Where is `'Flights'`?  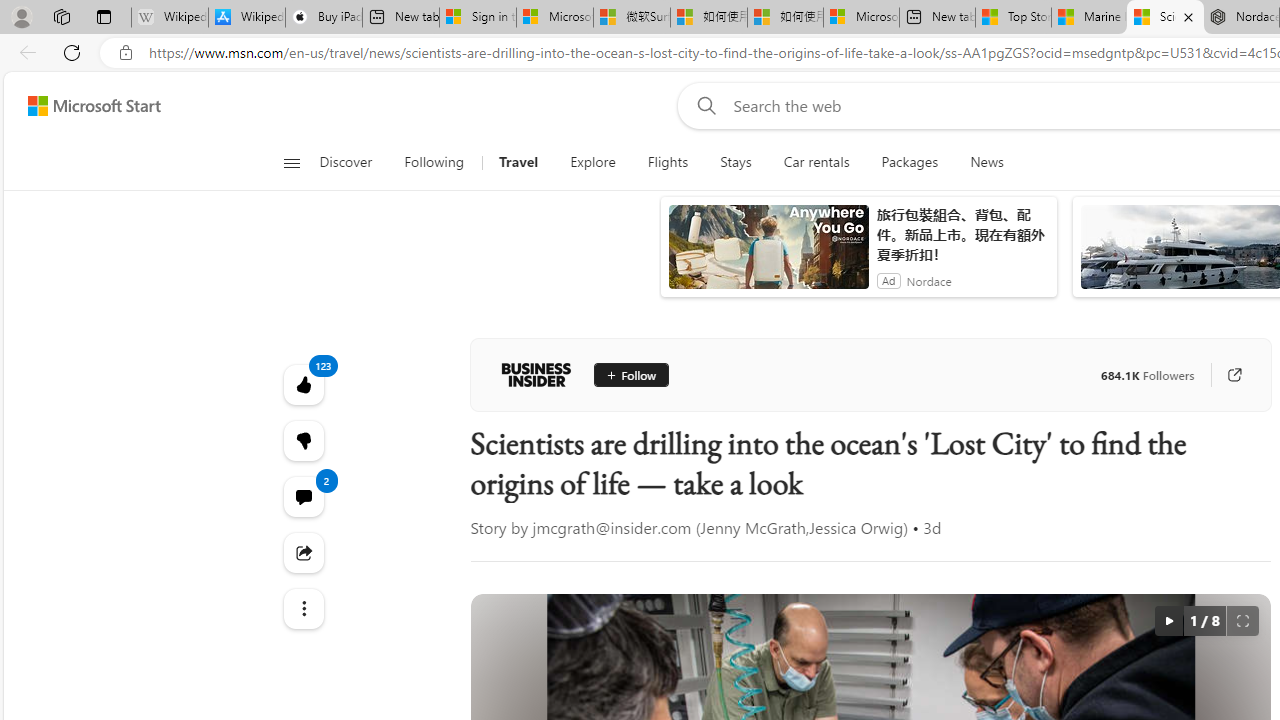 'Flights' is located at coordinates (668, 162).